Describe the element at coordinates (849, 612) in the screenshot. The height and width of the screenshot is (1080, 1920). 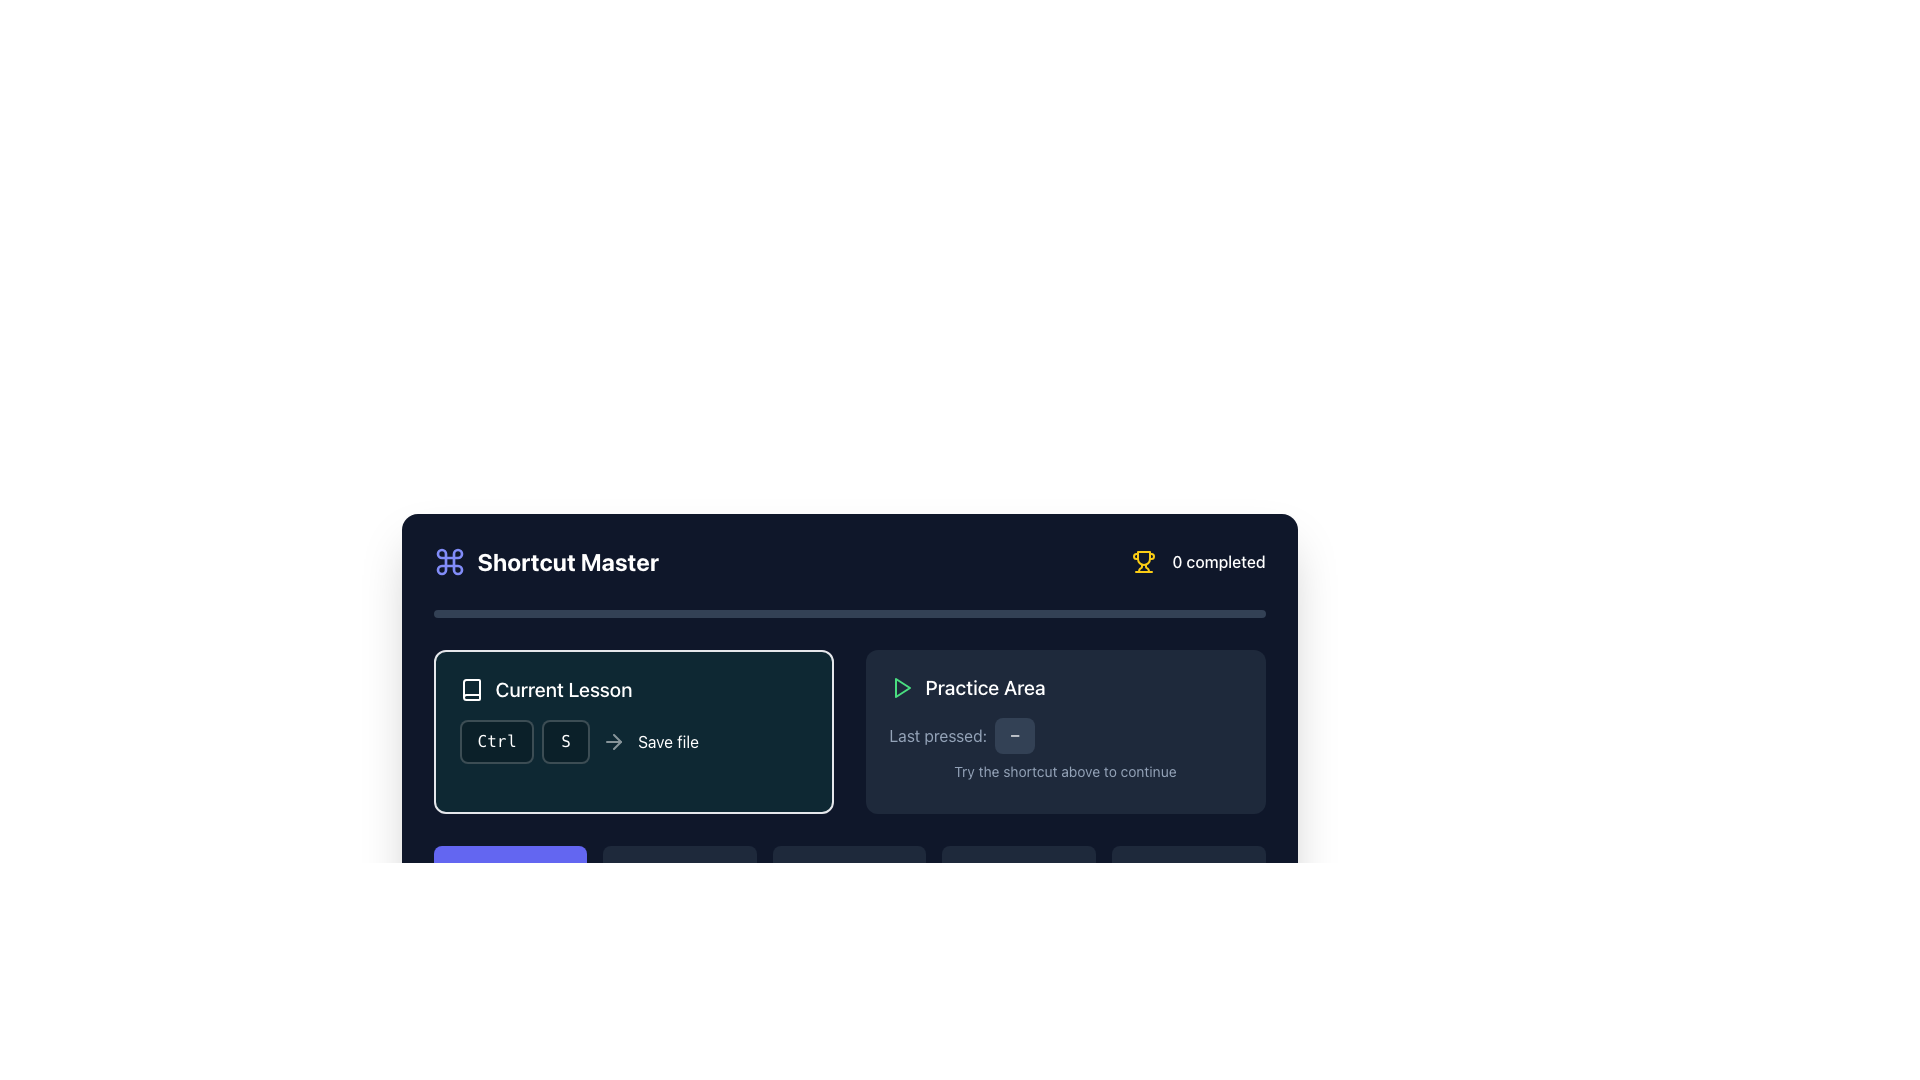
I see `the progress visually by focusing on the horizontal progress bar with a dark background and lighter inner sub-bar, located in the 'Shortcut Master' interface section` at that location.